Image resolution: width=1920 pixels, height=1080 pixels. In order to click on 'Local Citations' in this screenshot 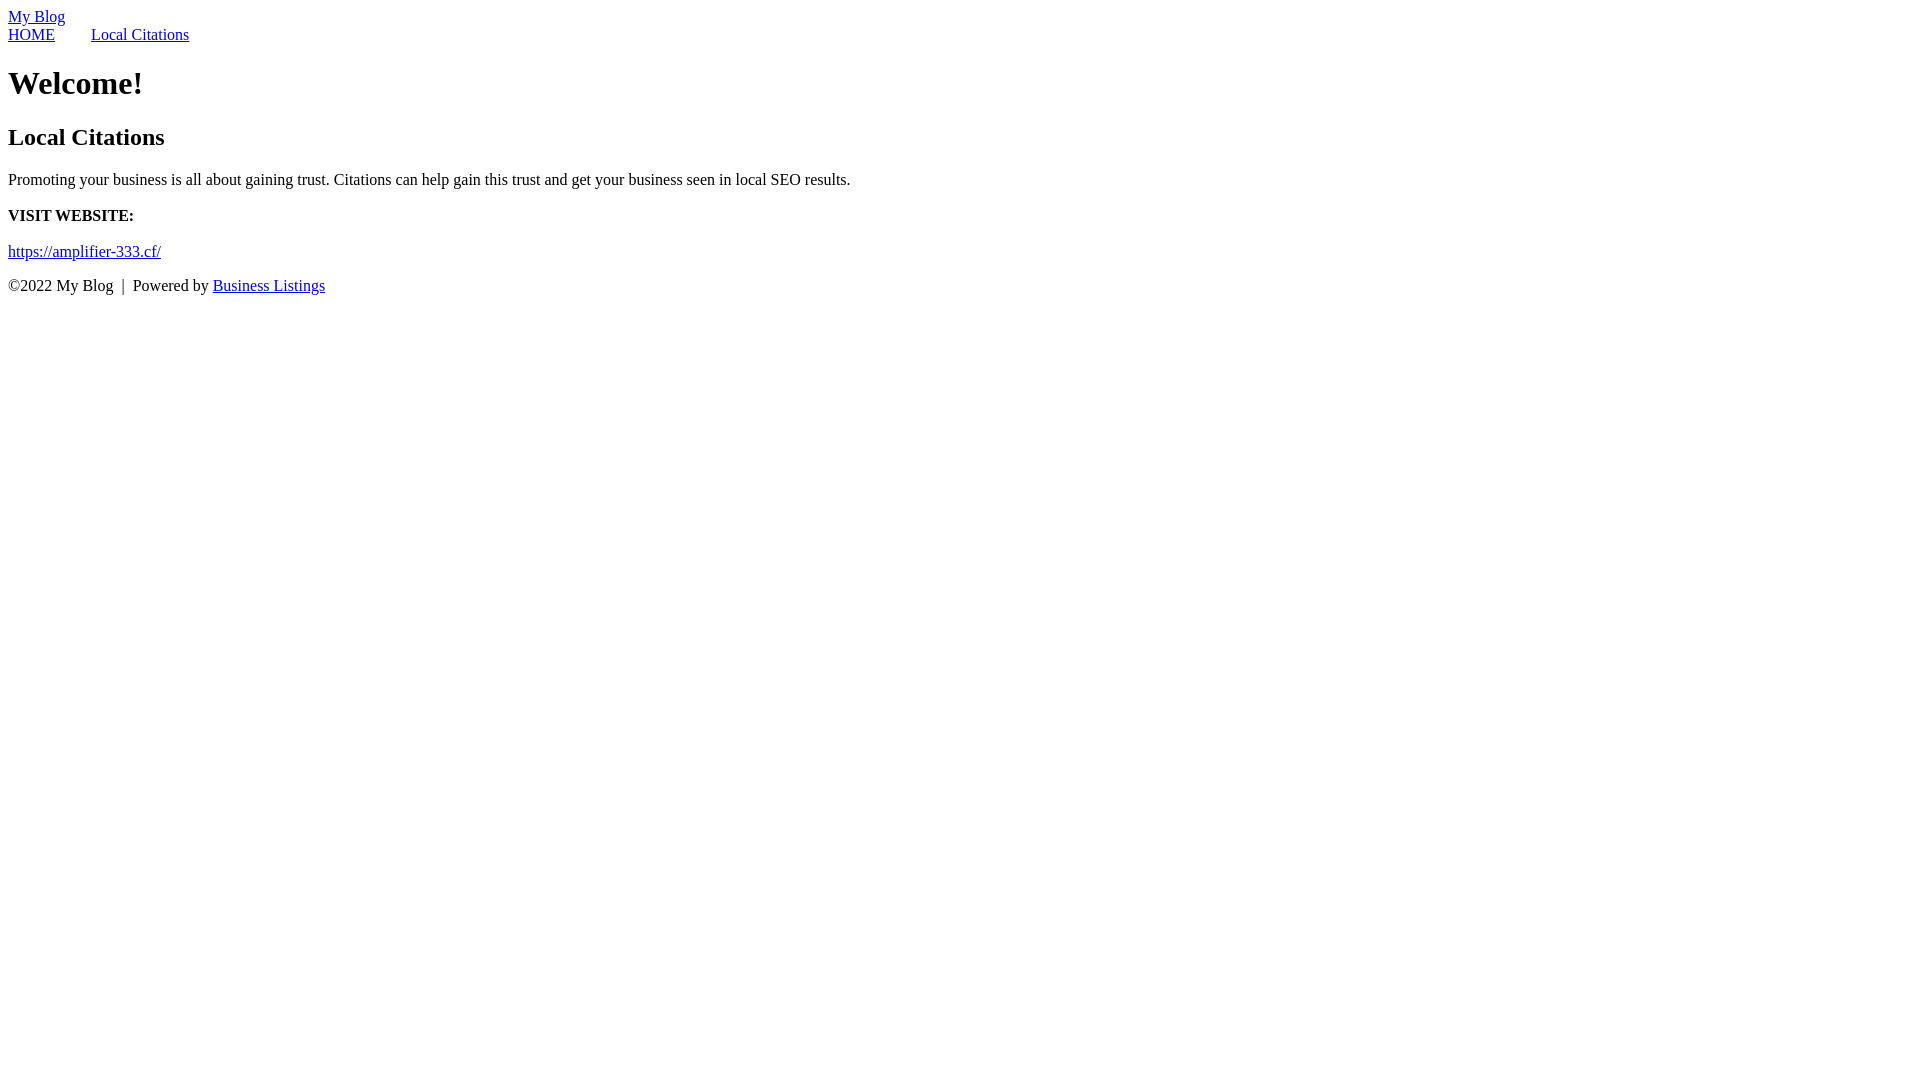, I will do `click(138, 34)`.